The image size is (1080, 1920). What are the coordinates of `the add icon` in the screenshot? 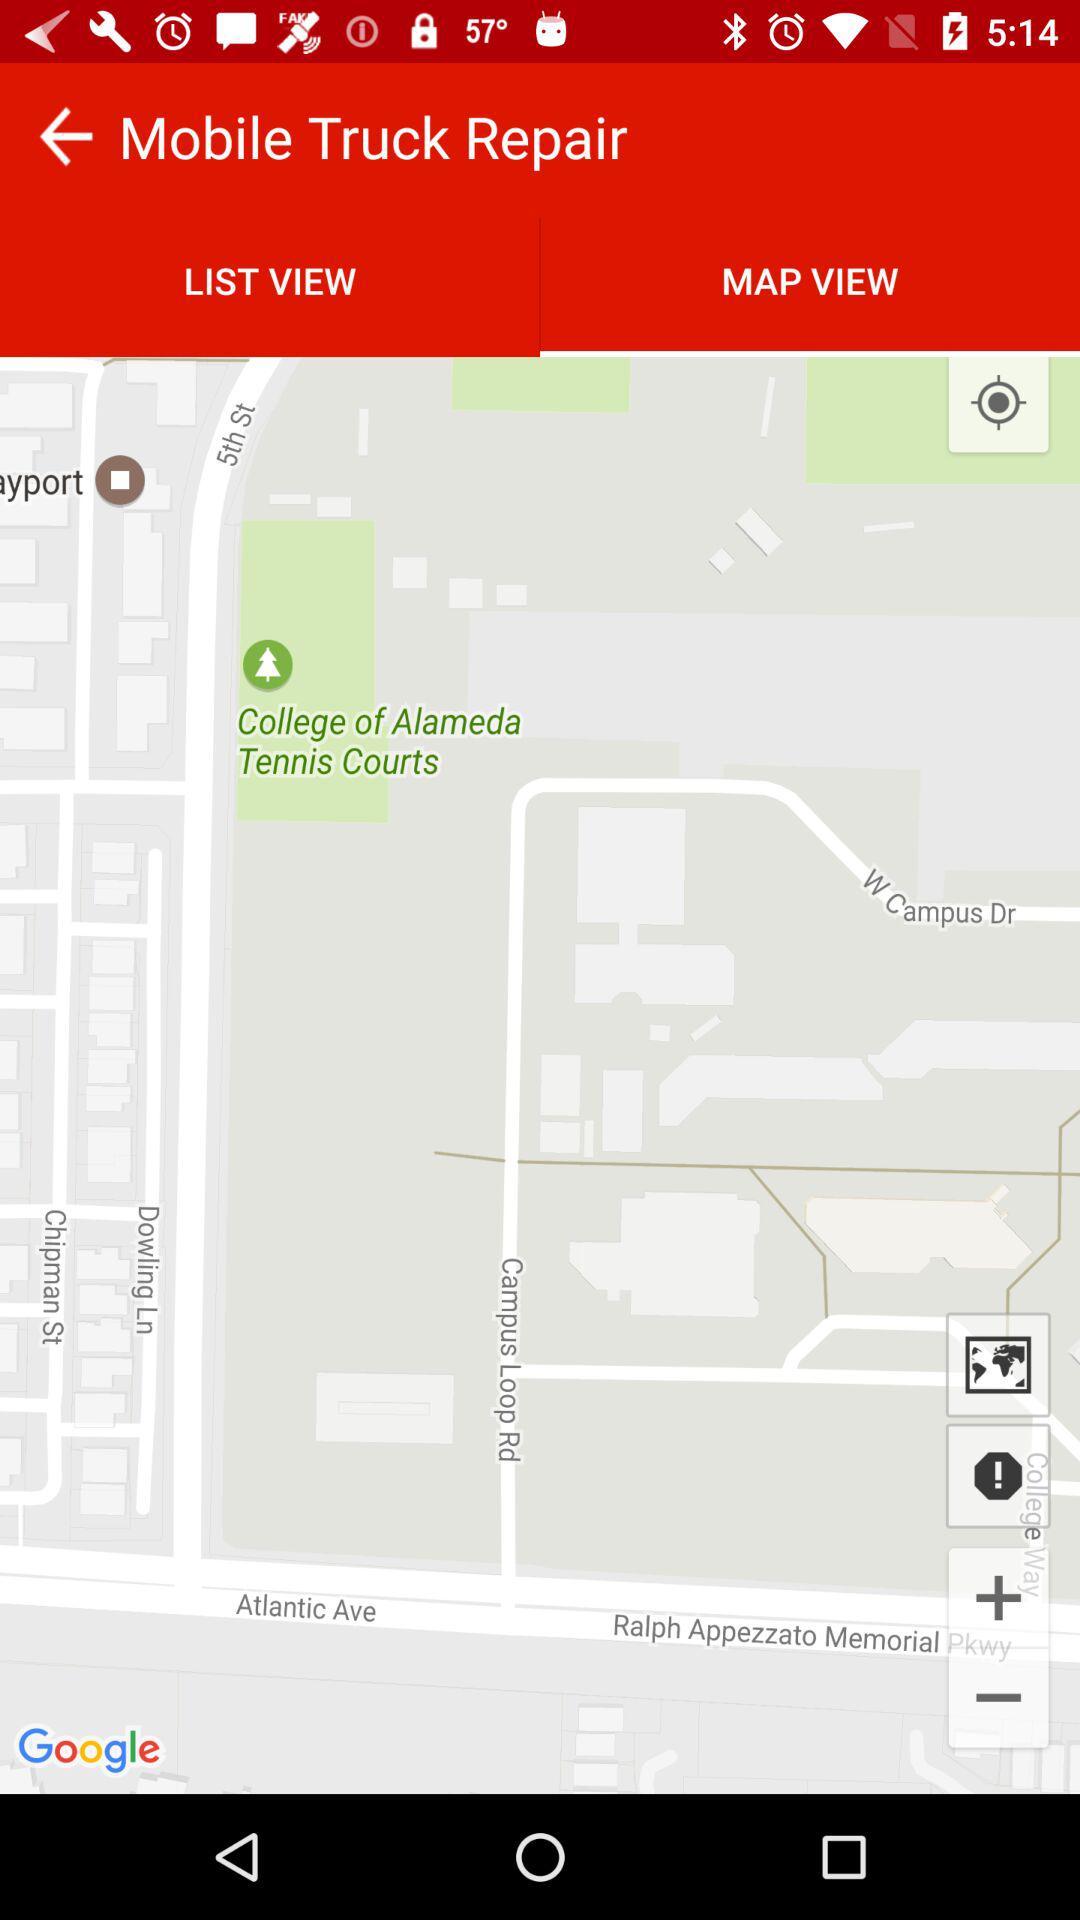 It's located at (998, 1595).